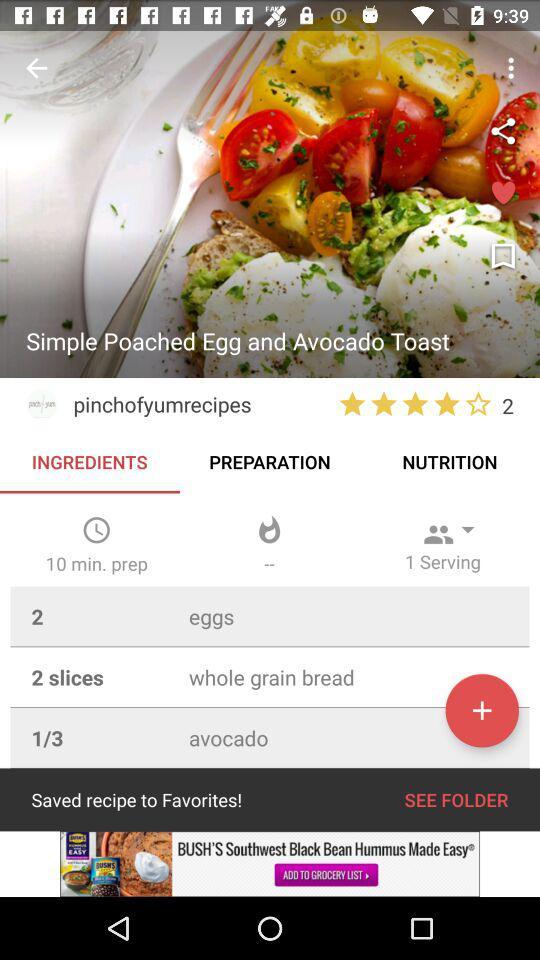  I want to click on favorite, so click(502, 194).